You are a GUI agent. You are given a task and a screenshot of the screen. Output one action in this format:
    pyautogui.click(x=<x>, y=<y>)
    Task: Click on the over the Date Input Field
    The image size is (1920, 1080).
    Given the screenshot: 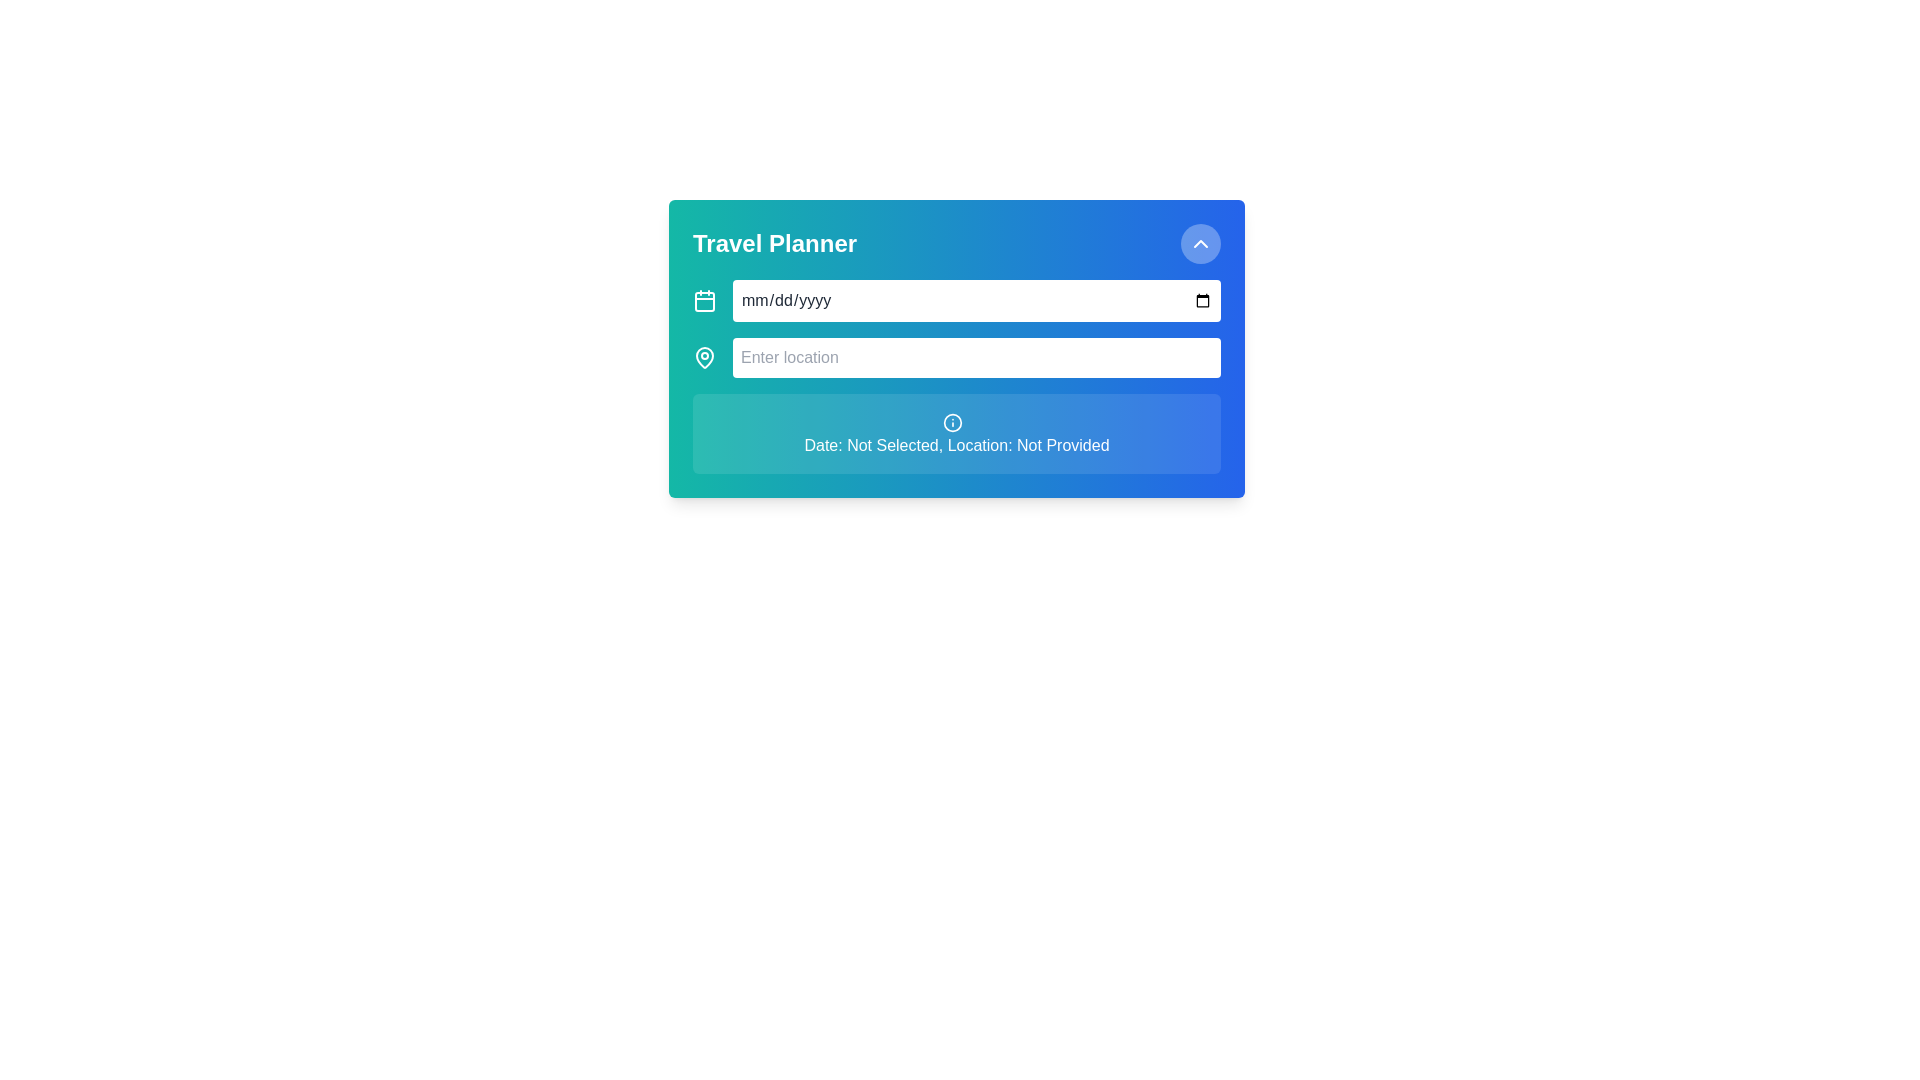 What is the action you would take?
    pyautogui.click(x=977, y=300)
    